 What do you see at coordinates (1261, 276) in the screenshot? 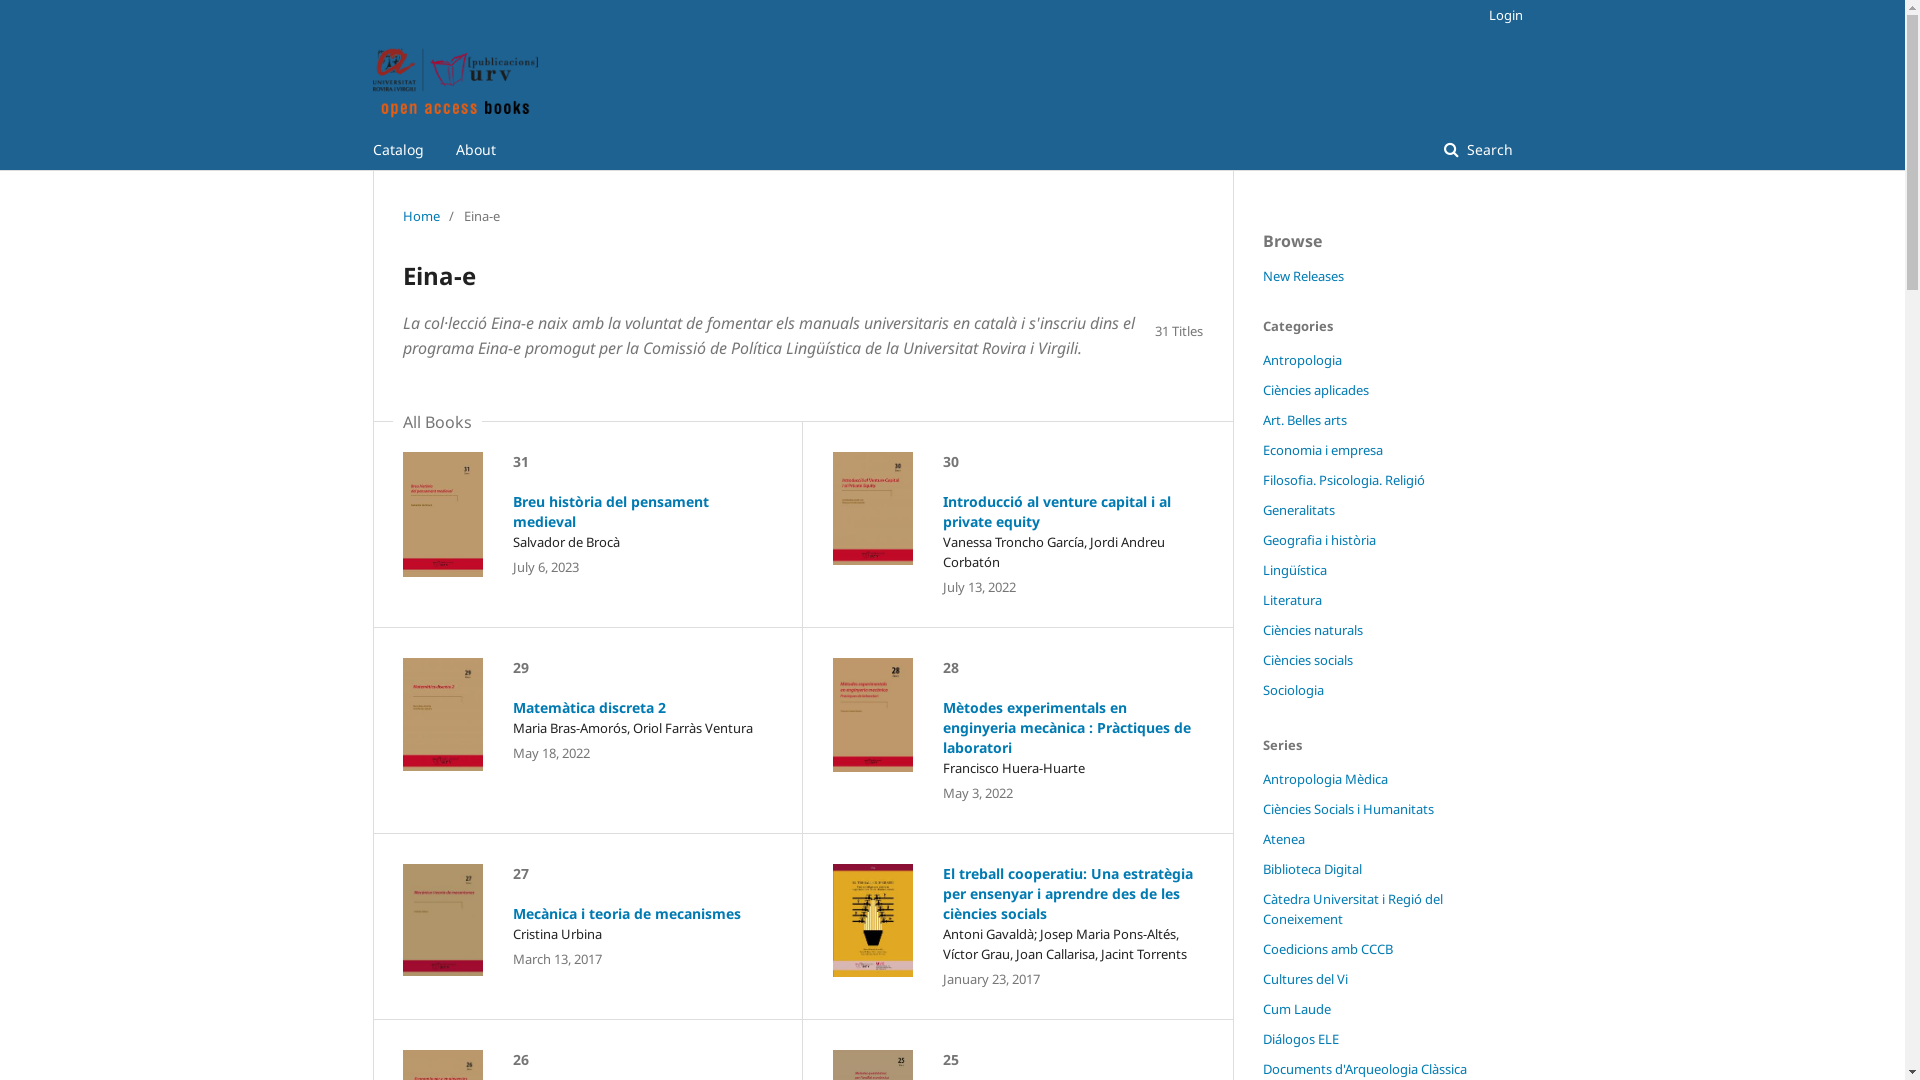
I see `'New Releases'` at bounding box center [1261, 276].